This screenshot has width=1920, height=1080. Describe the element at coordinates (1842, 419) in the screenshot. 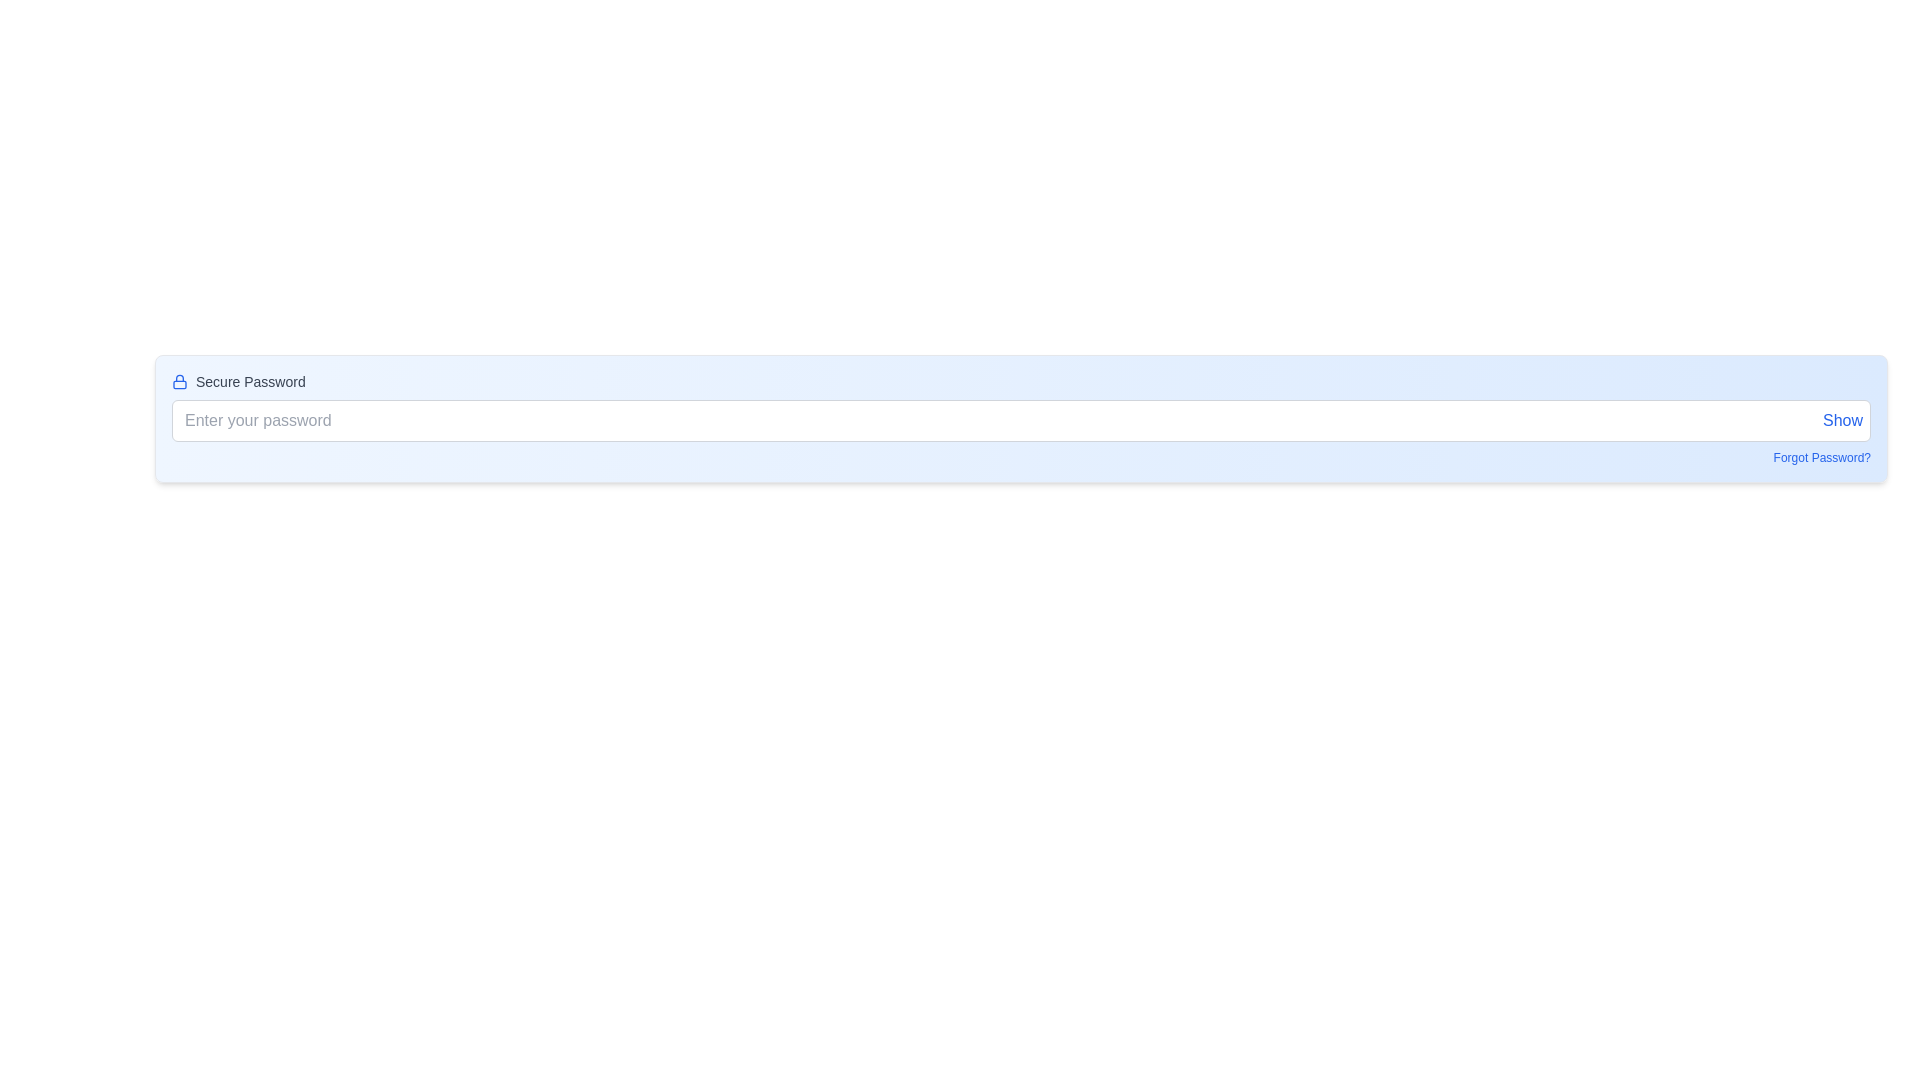

I see `the Text button` at that location.